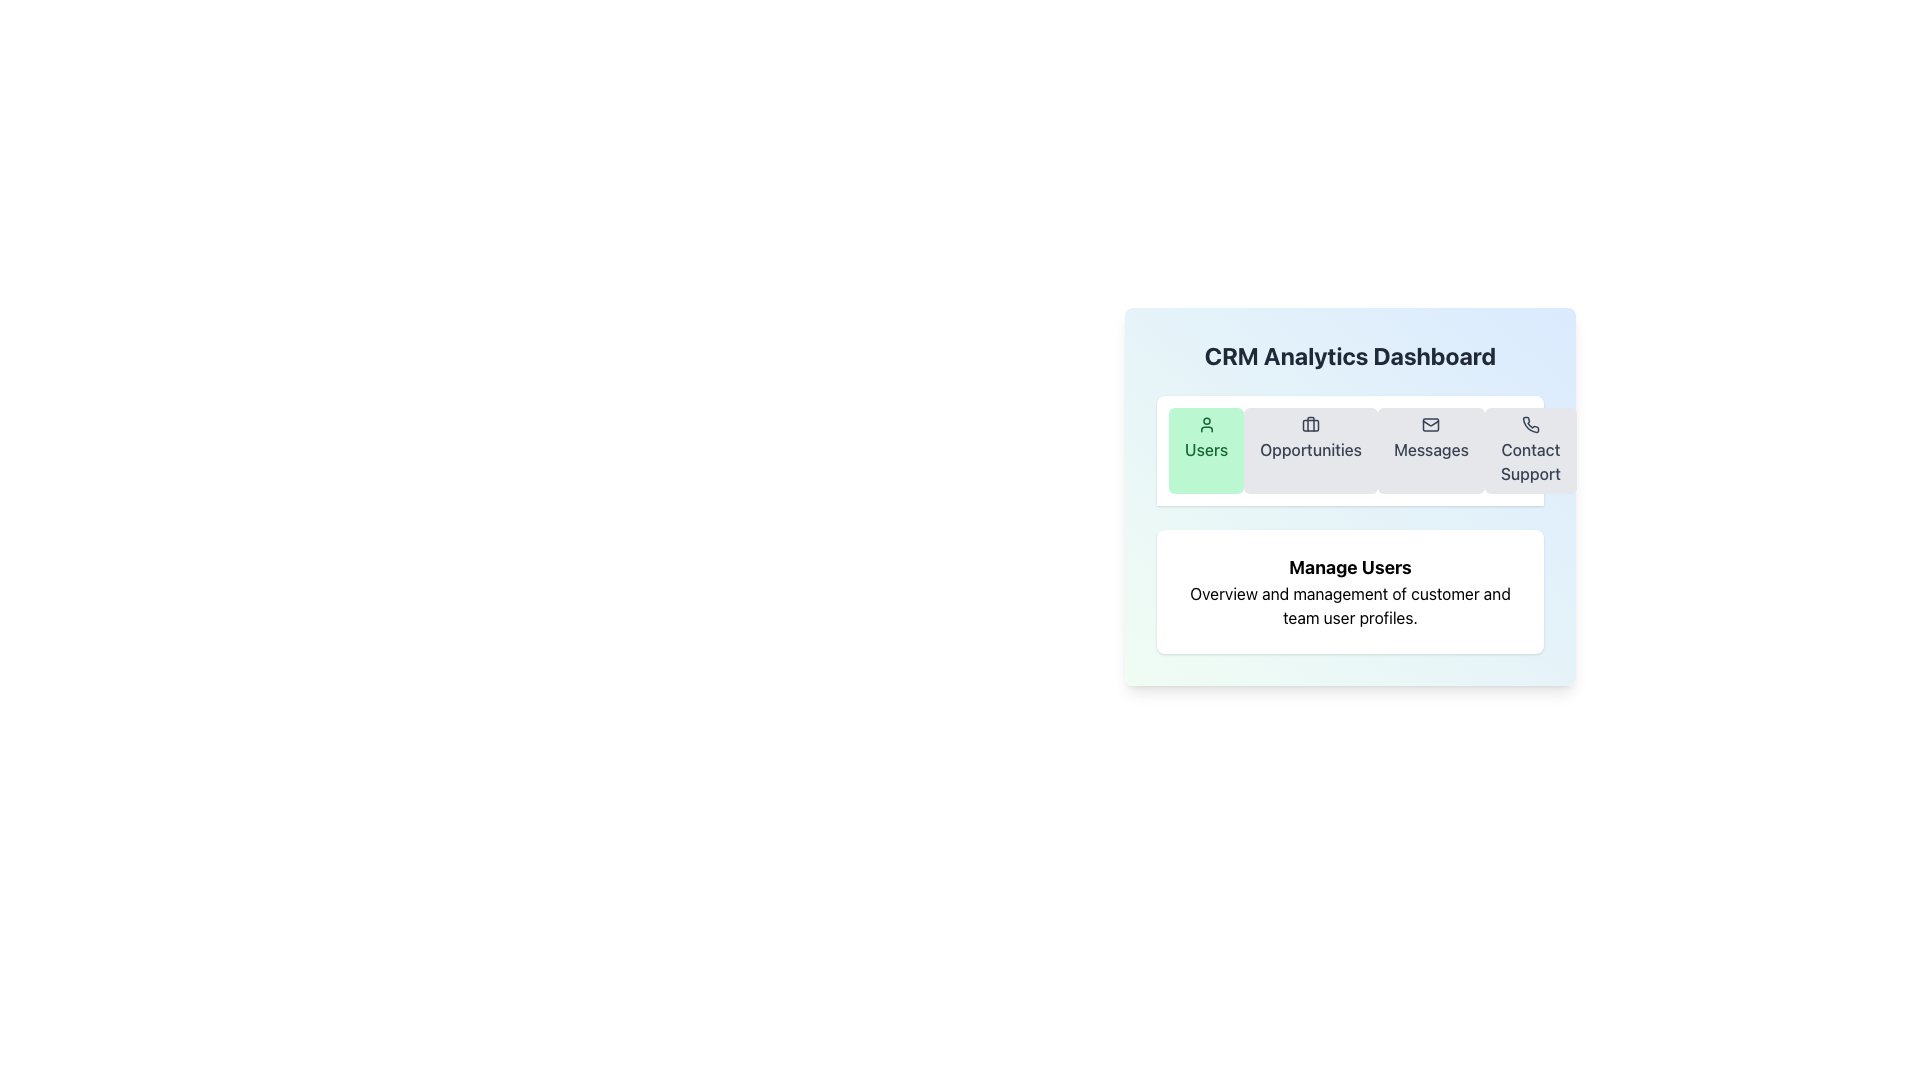  I want to click on the phone icon located within the 'Contact Support' button on the far right of the horizontal navigation bar, so click(1530, 423).